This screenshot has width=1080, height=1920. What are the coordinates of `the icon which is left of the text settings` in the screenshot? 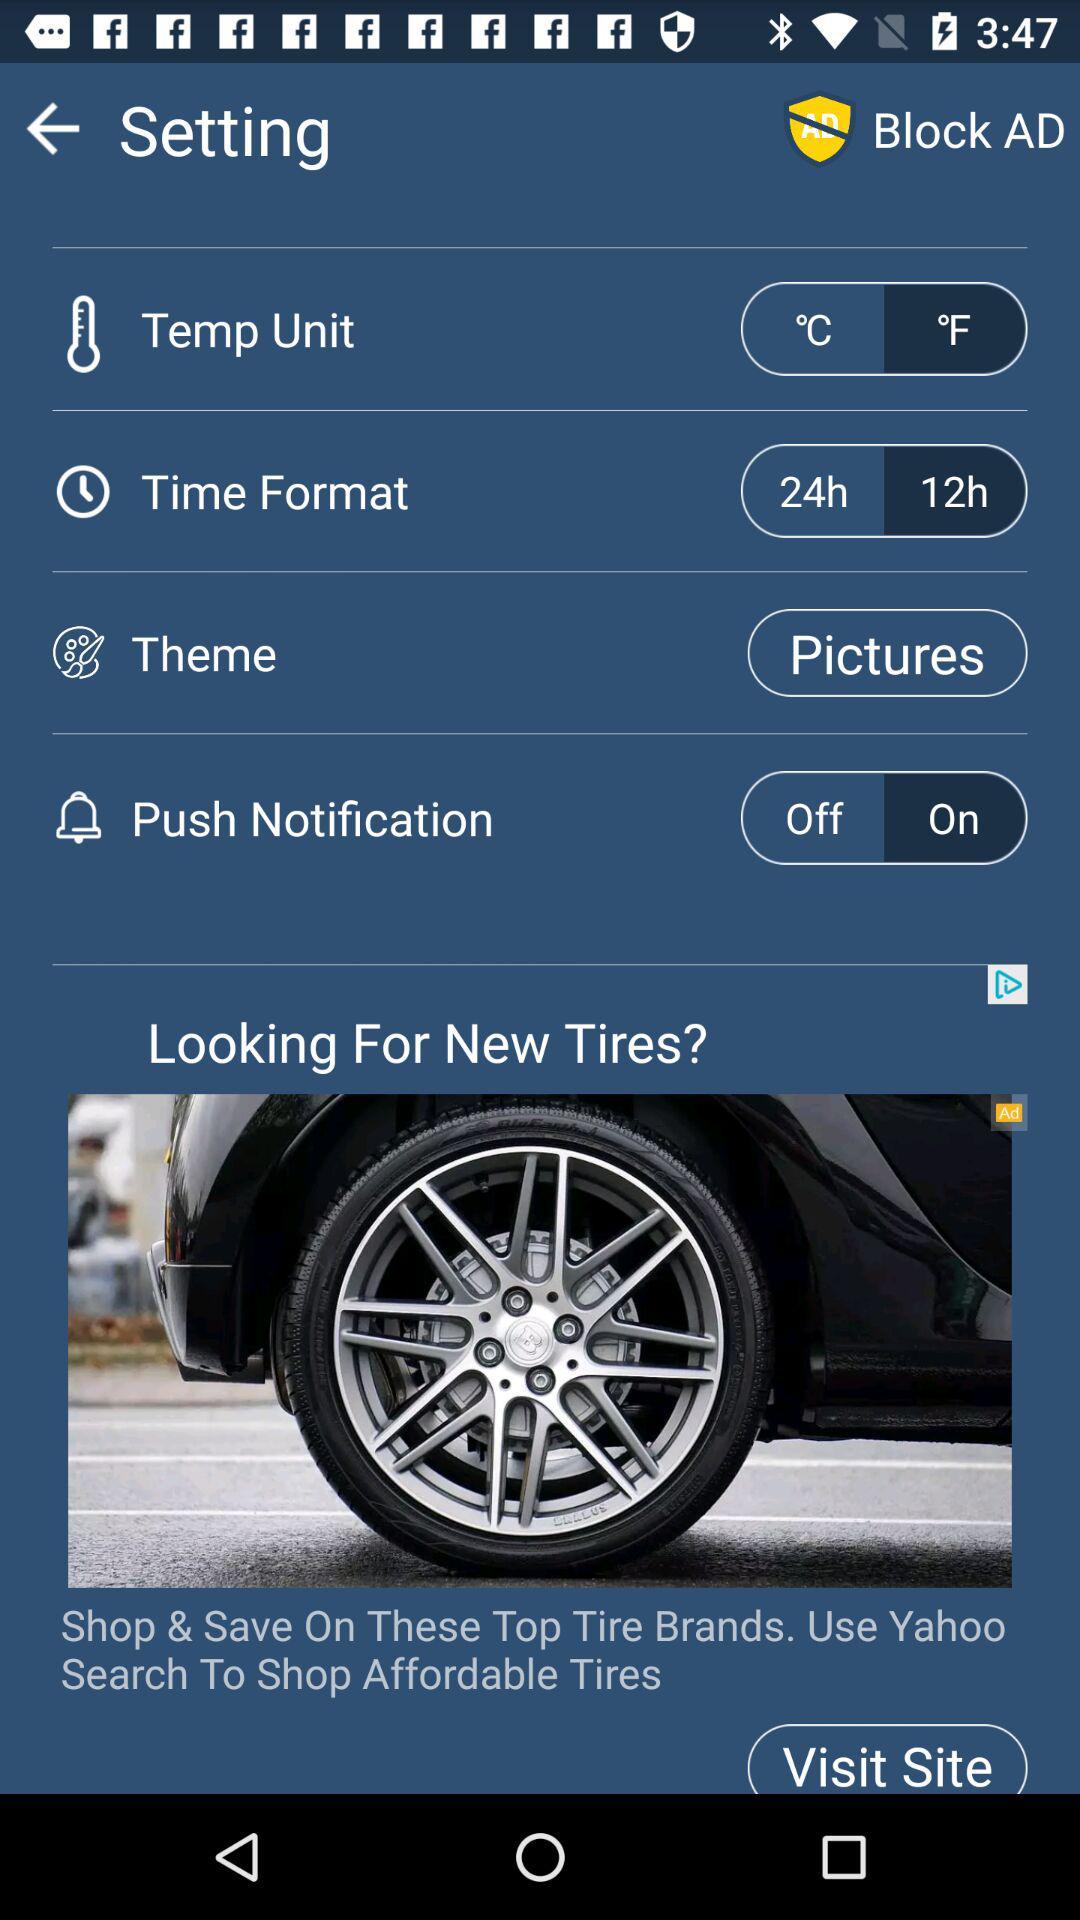 It's located at (52, 127).